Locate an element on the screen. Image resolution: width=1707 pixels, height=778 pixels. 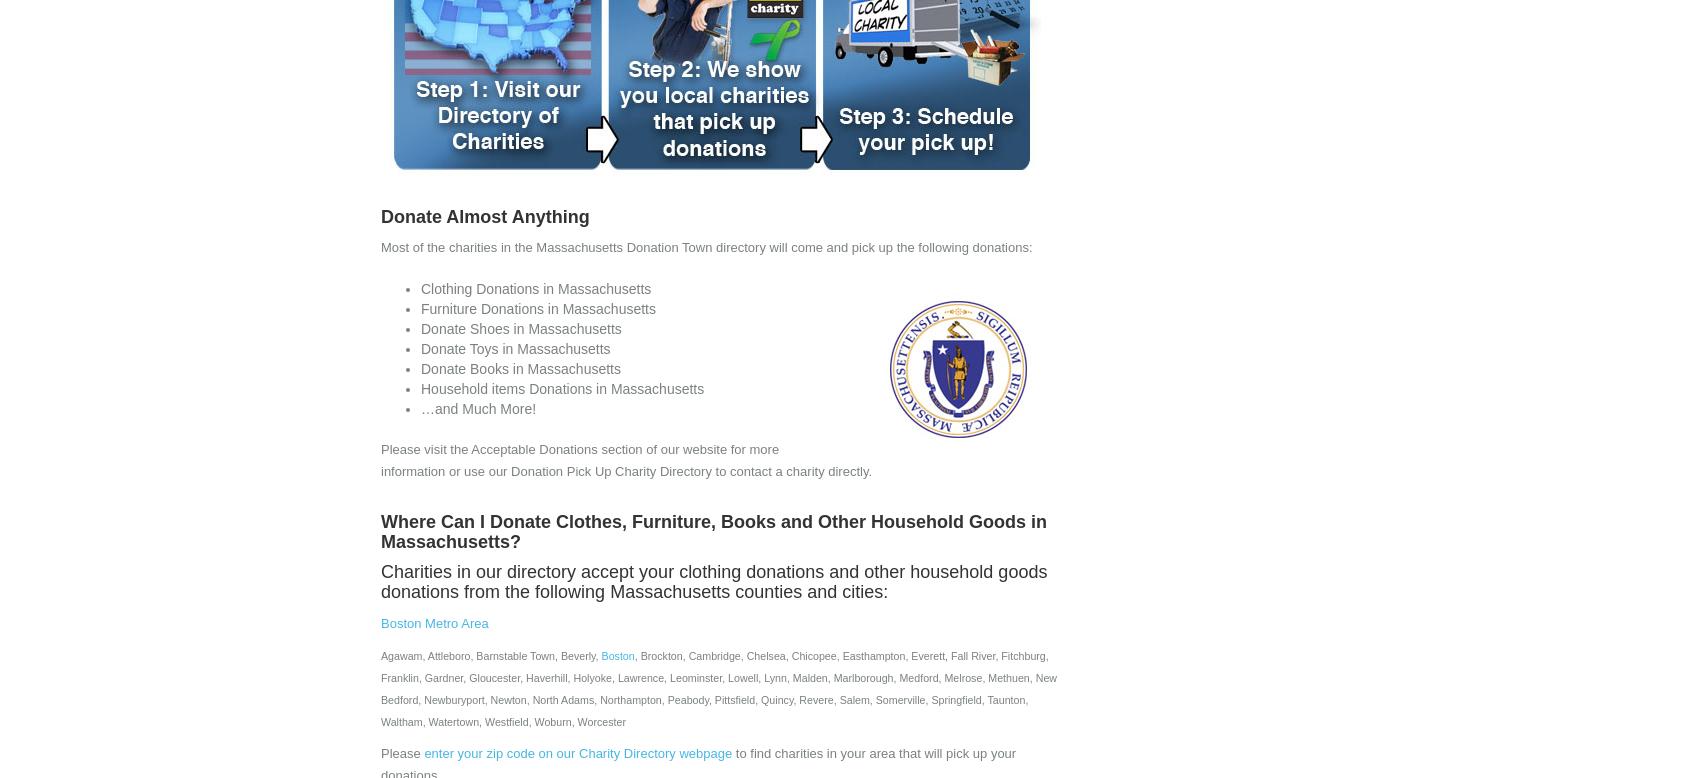
'Agawam, Attleboro, Barnstable Town, Beverly,' is located at coordinates (490, 654).